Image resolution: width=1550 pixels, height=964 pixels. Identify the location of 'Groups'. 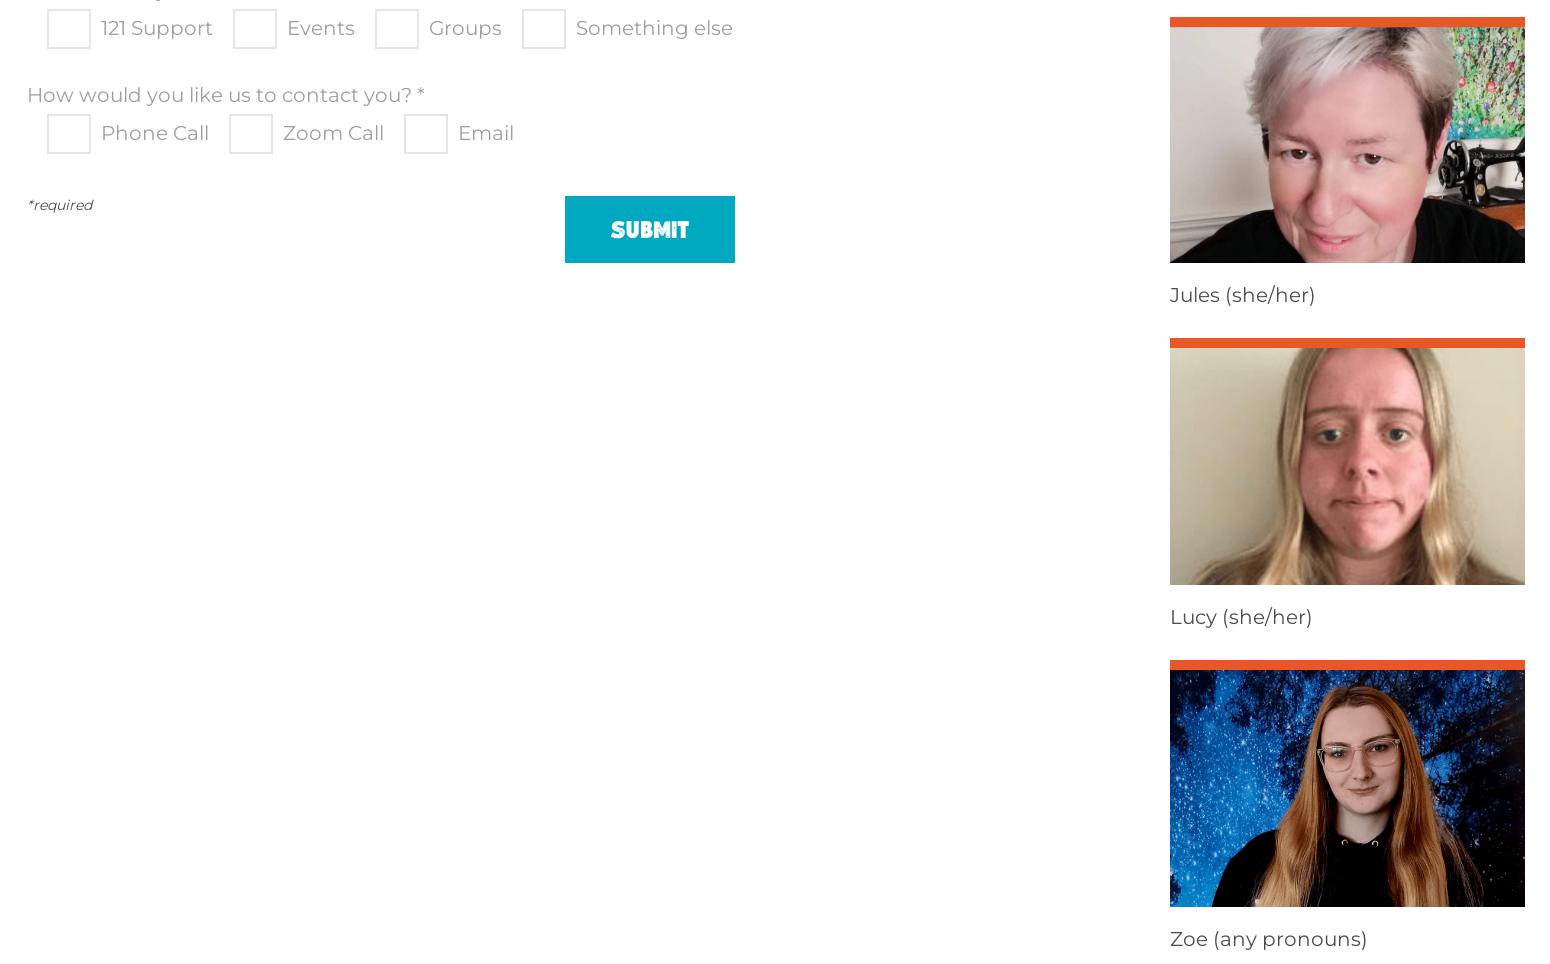
(465, 26).